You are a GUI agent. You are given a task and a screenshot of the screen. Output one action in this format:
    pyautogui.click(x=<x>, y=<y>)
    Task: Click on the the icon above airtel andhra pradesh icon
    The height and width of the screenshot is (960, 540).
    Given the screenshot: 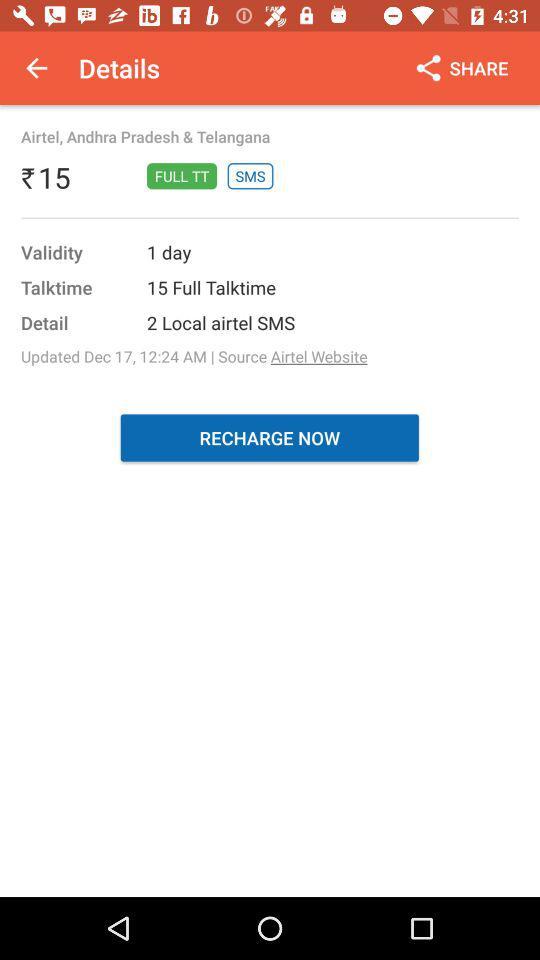 What is the action you would take?
    pyautogui.click(x=36, y=68)
    